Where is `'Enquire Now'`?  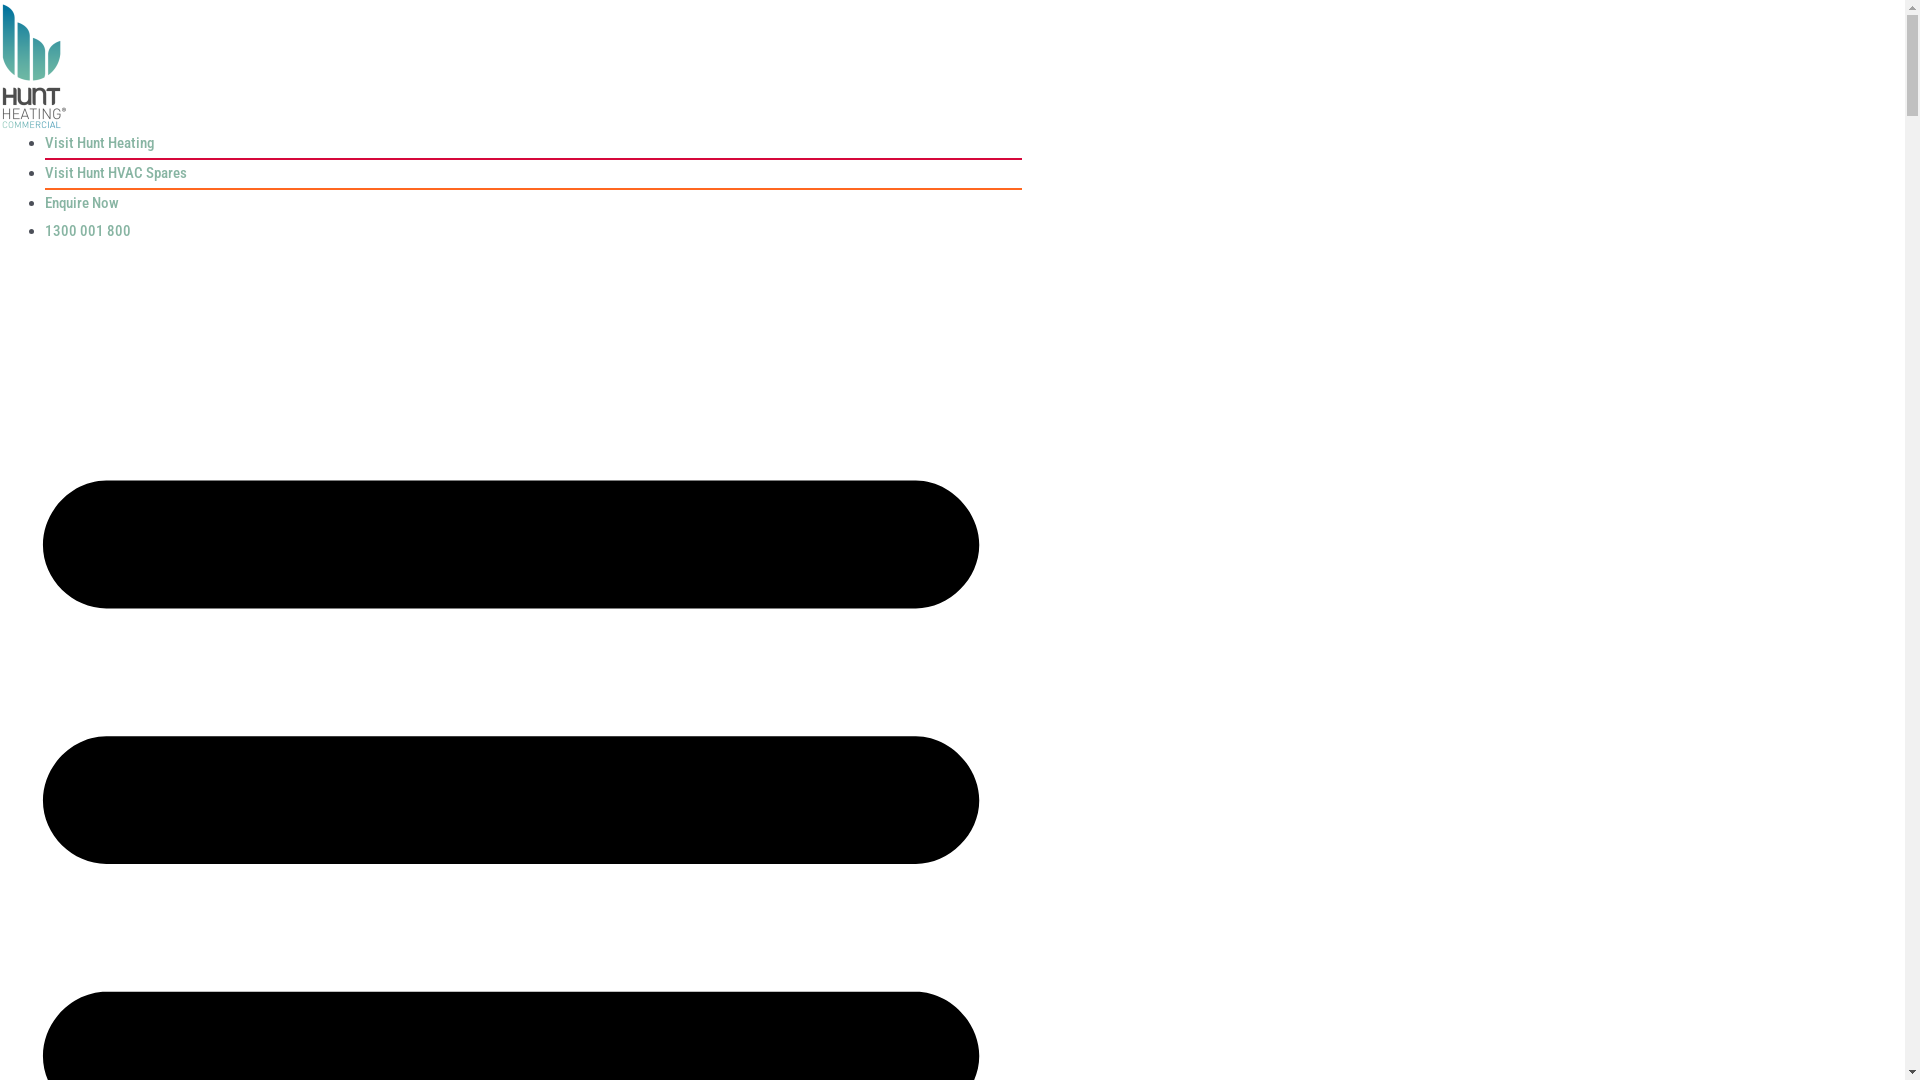 'Enquire Now' is located at coordinates (80, 203).